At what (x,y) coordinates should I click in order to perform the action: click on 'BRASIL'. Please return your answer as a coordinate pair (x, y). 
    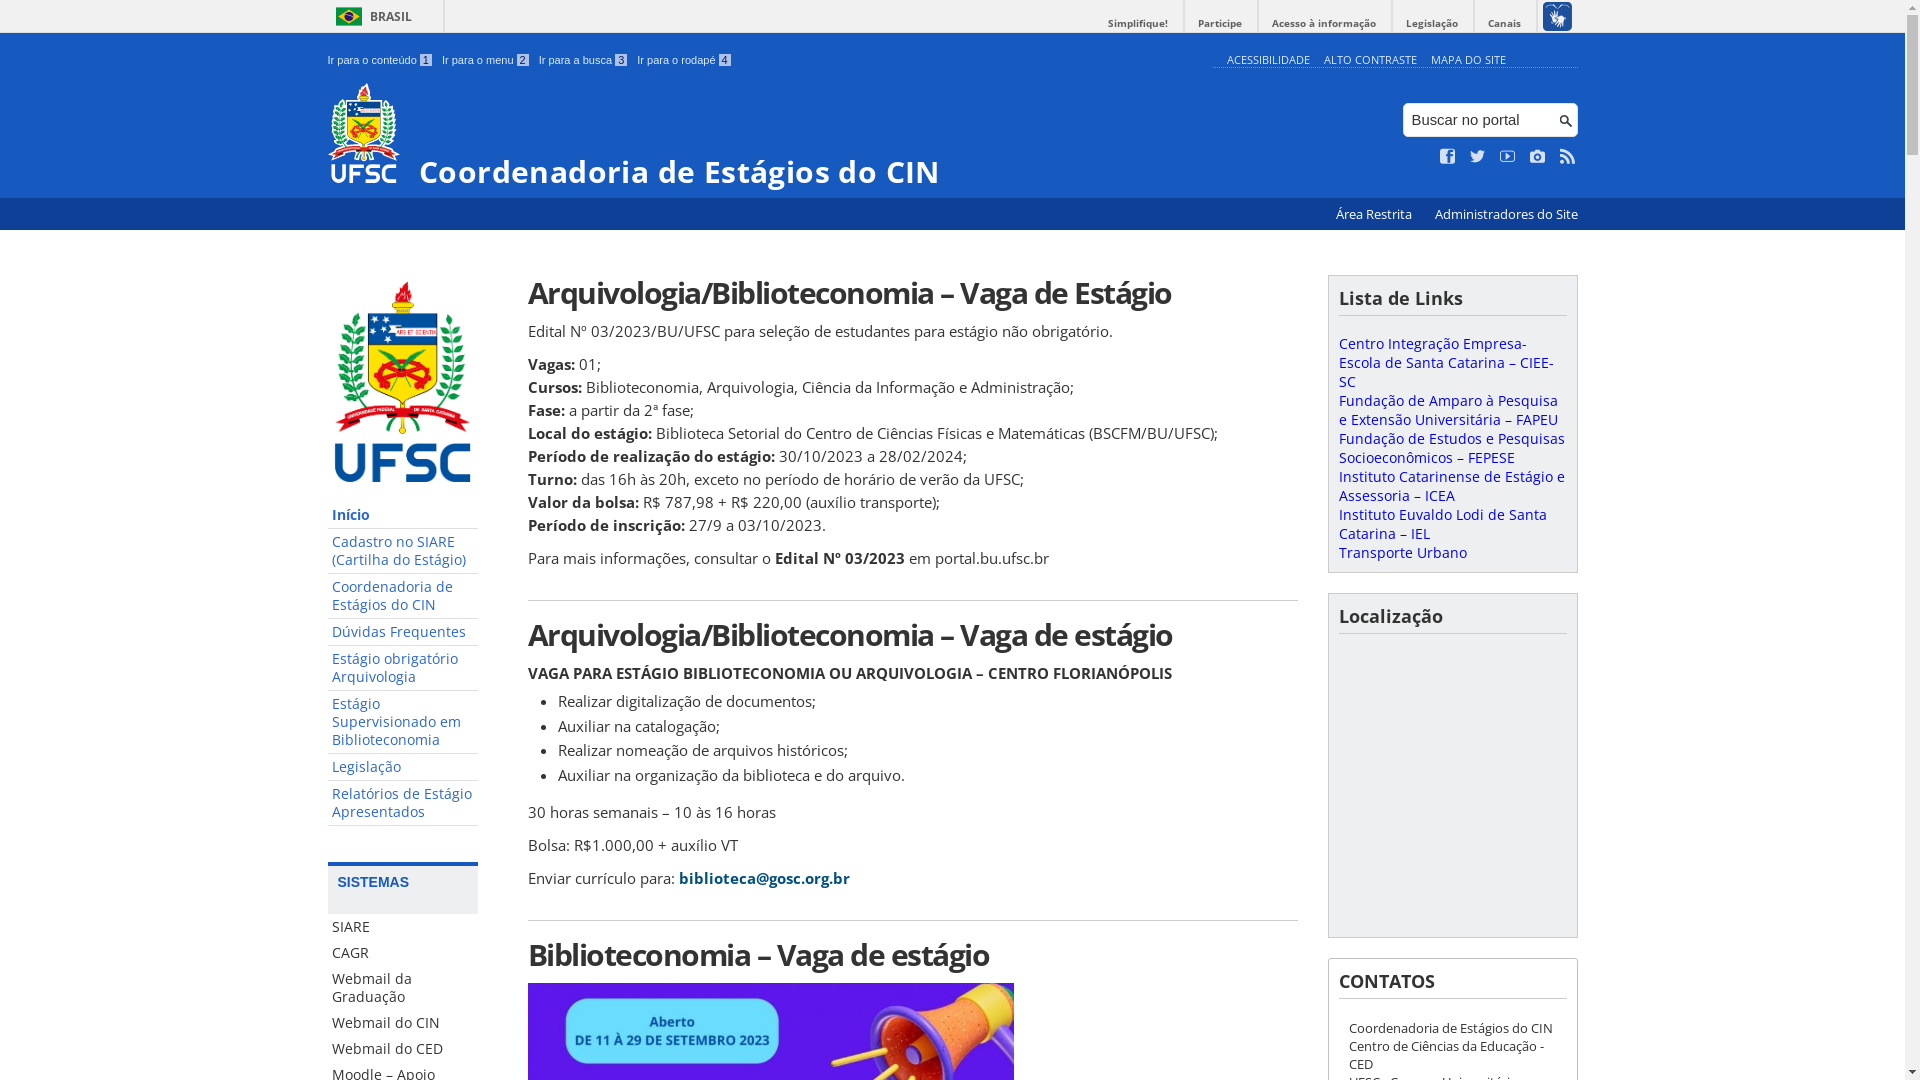
    Looking at the image, I should click on (370, 16).